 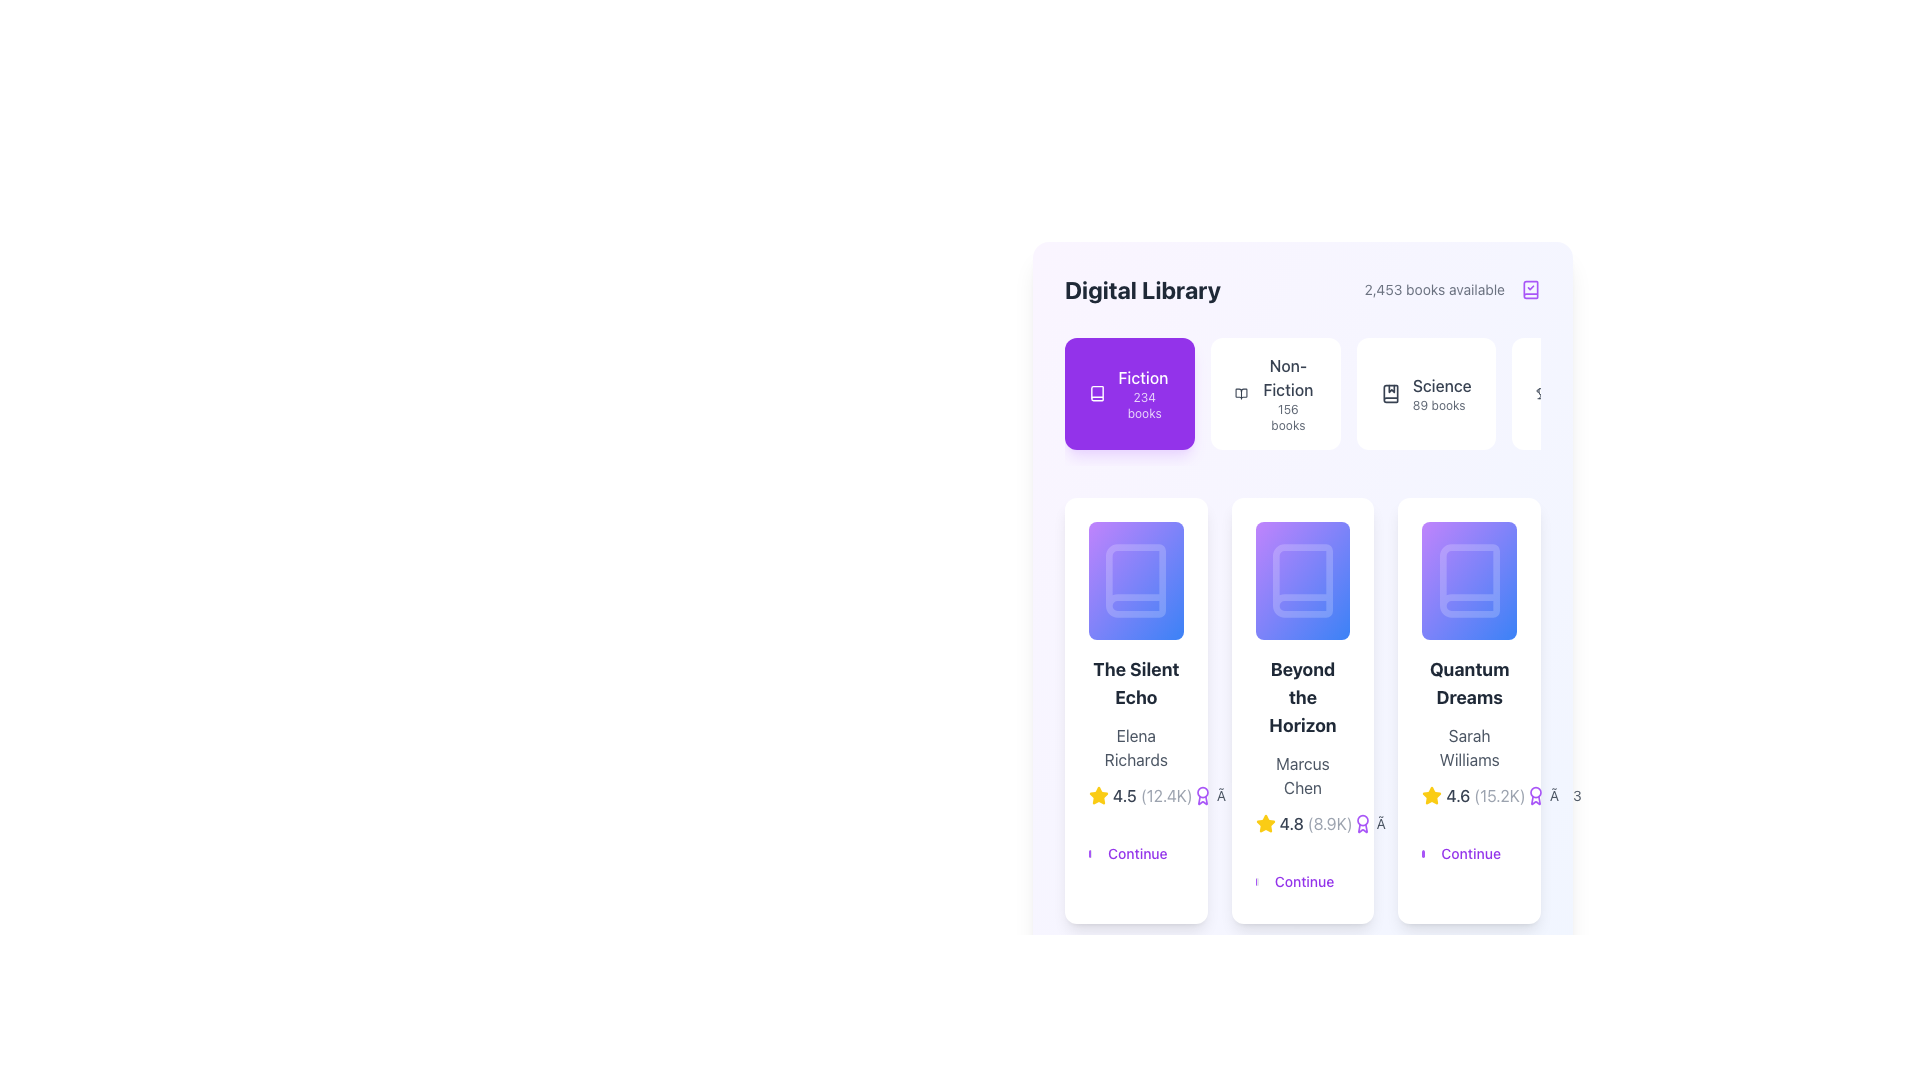 What do you see at coordinates (1136, 675) in the screenshot?
I see `the Progress Indicator Bar that displays '65% complete'` at bounding box center [1136, 675].